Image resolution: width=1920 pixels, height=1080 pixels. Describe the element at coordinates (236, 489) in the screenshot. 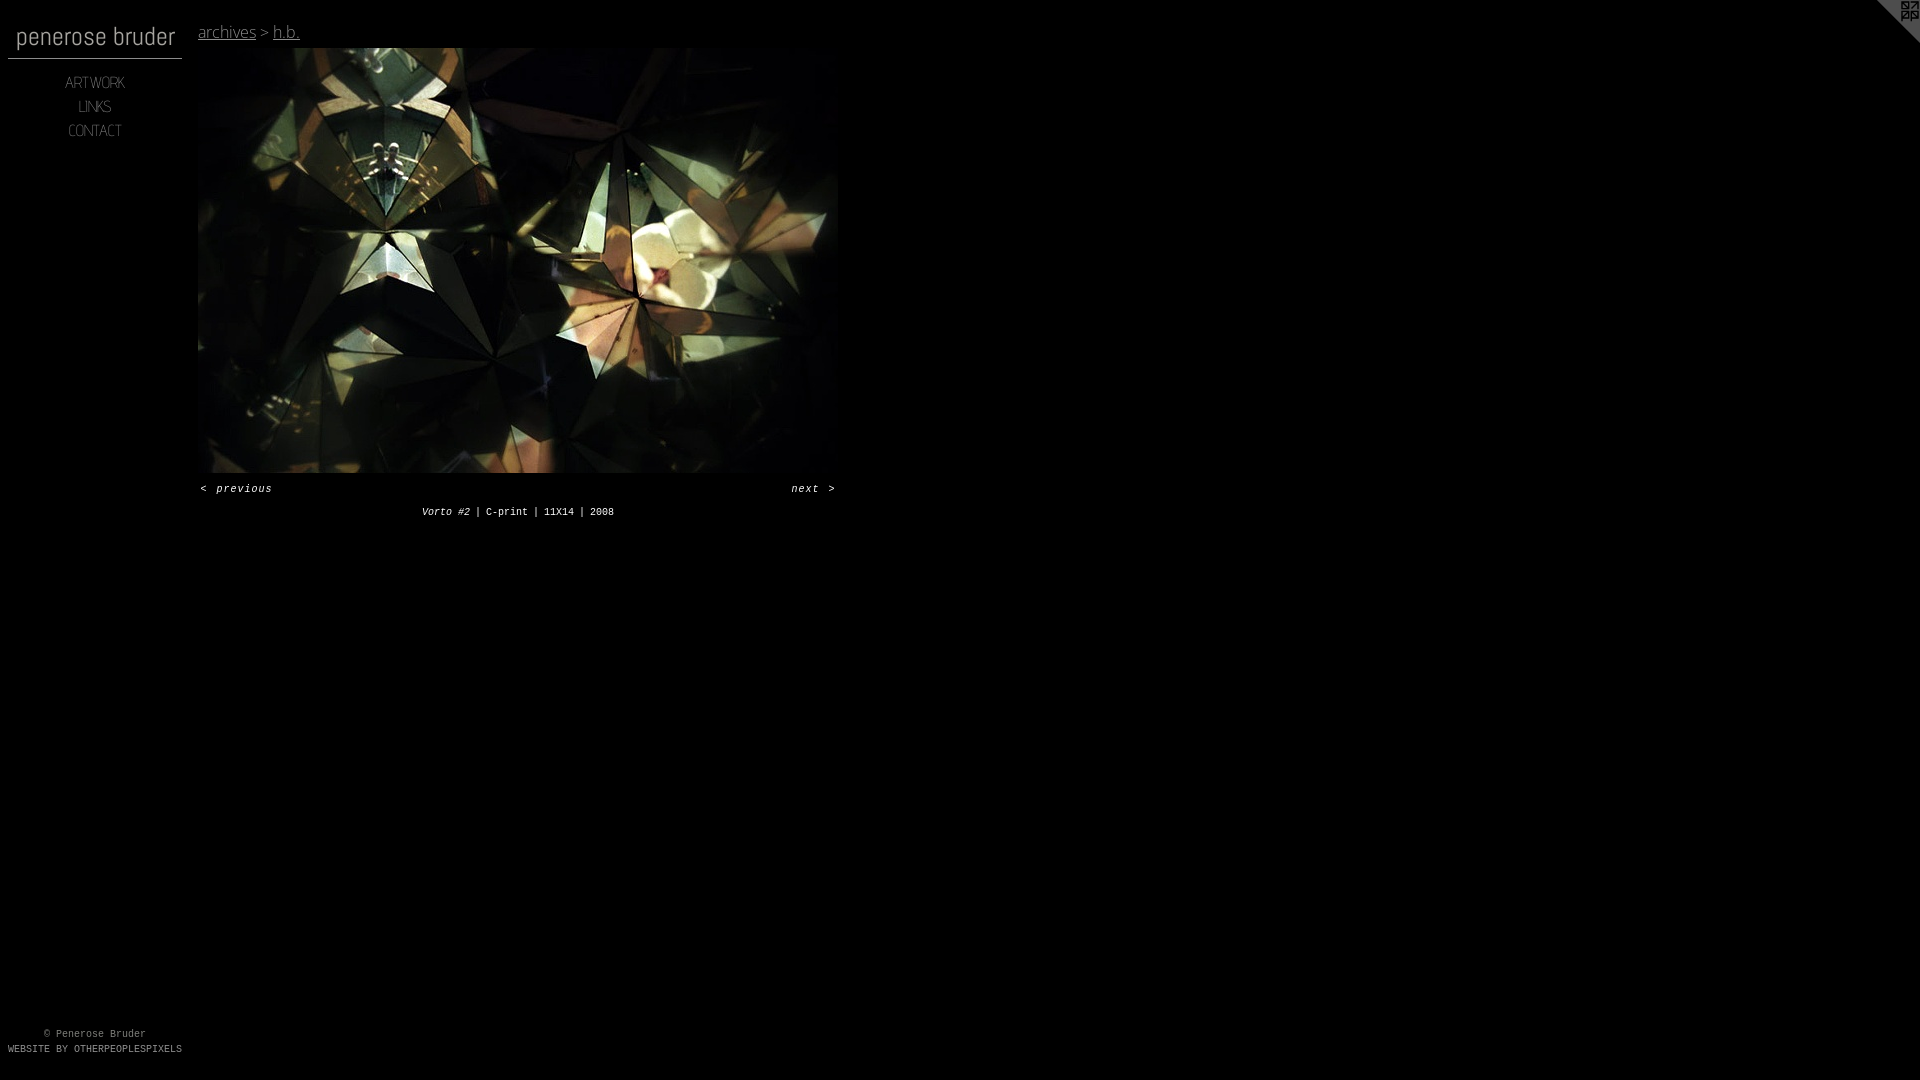

I see `'< previous'` at that location.